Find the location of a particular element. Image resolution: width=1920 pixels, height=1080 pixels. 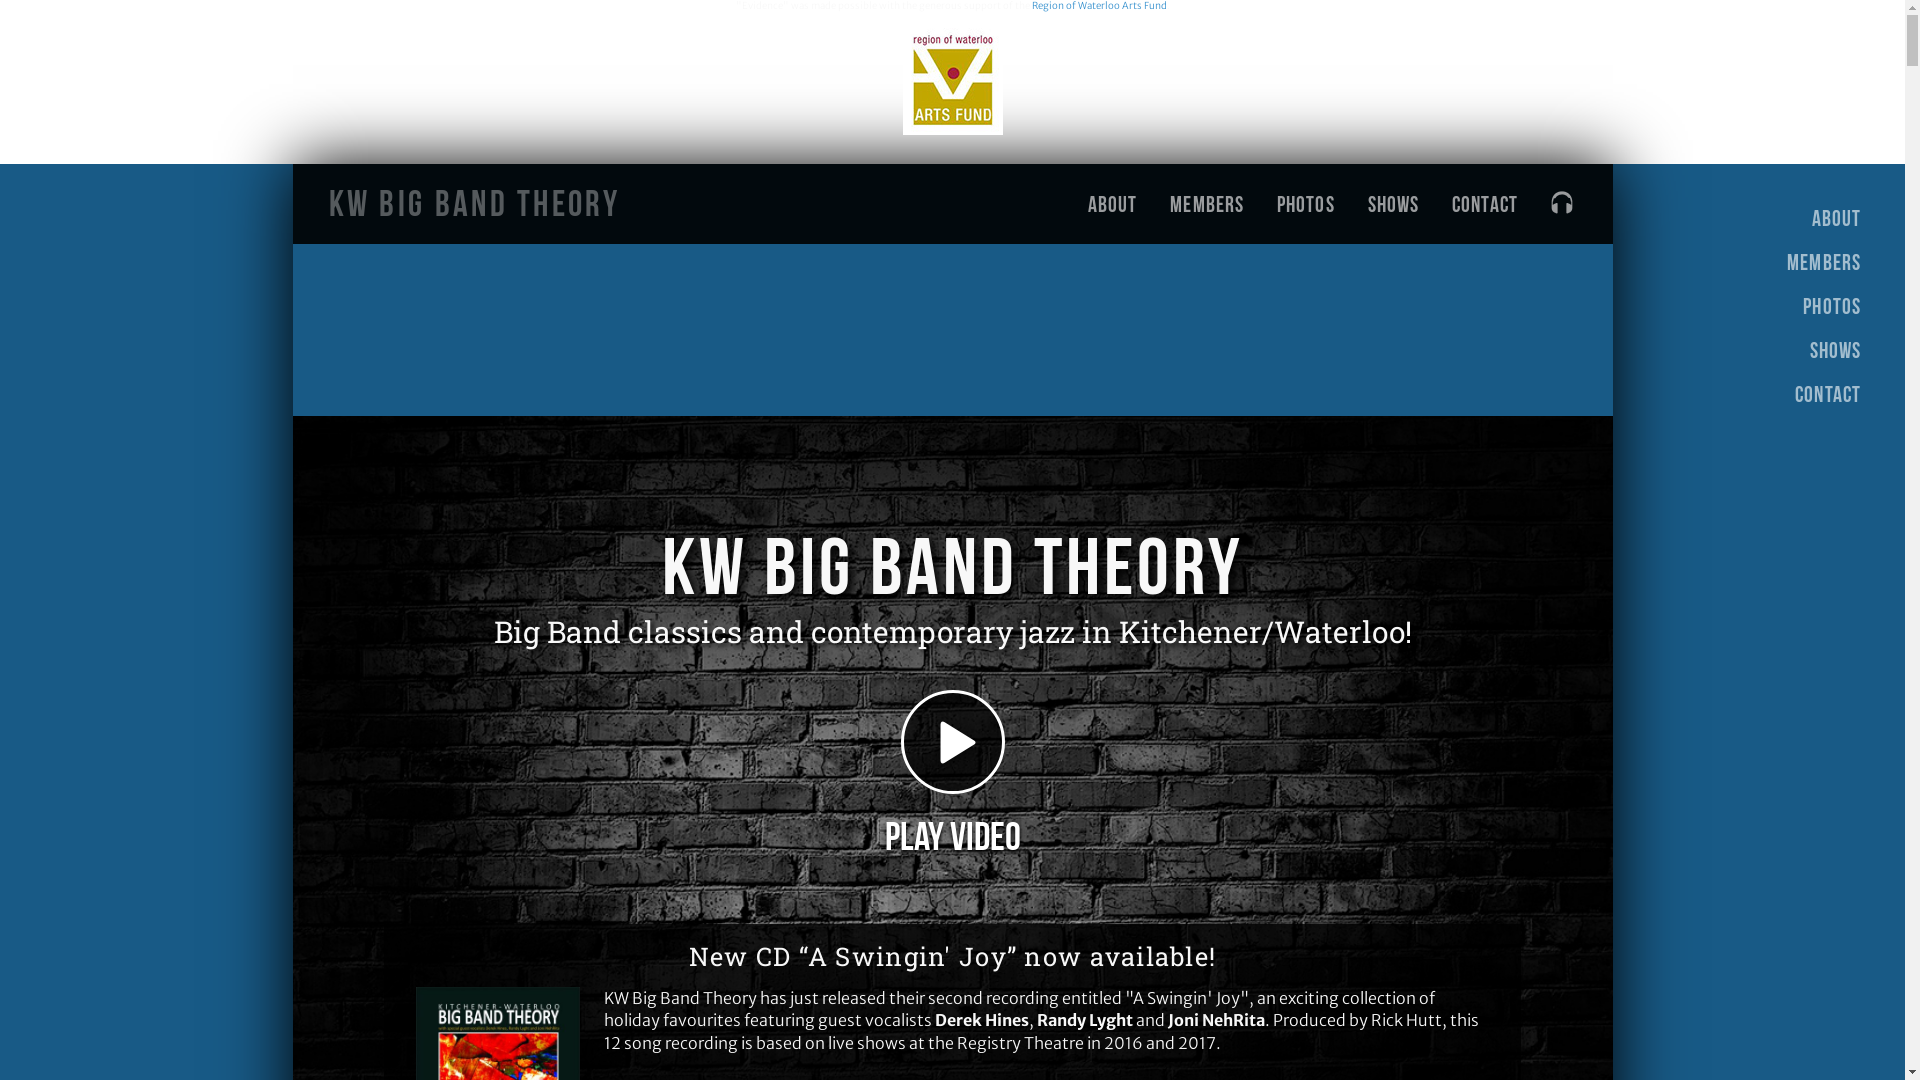

'ABOUT' is located at coordinates (1838, 218).